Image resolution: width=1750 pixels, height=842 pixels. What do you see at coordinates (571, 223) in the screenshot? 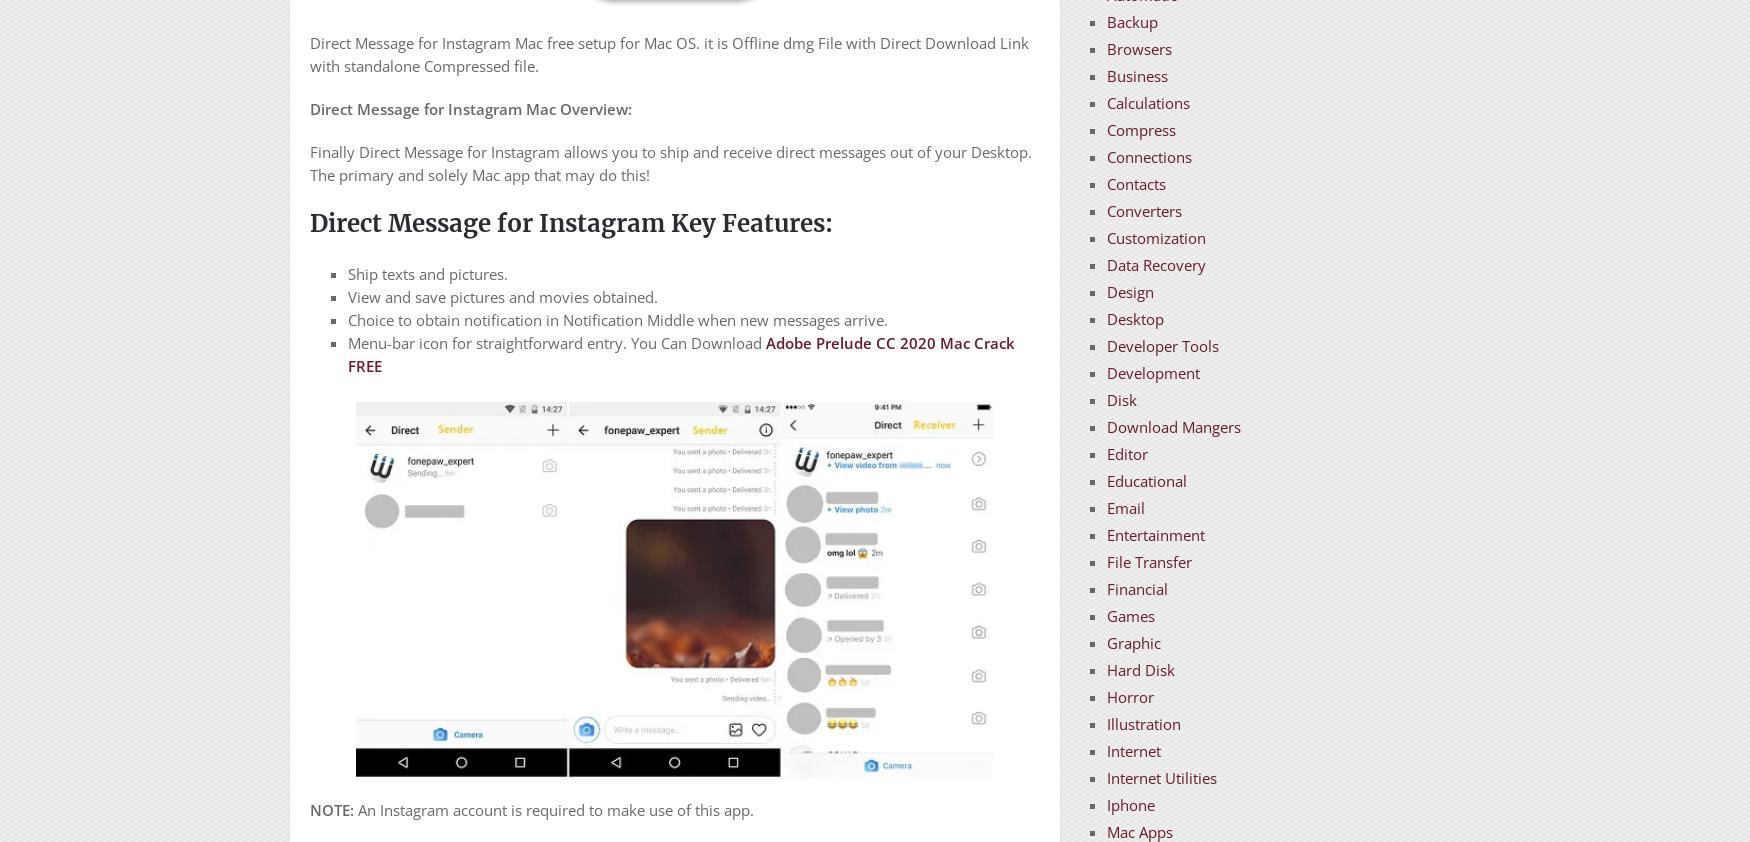
I see `'Direct Message for Instagram Key Features:'` at bounding box center [571, 223].